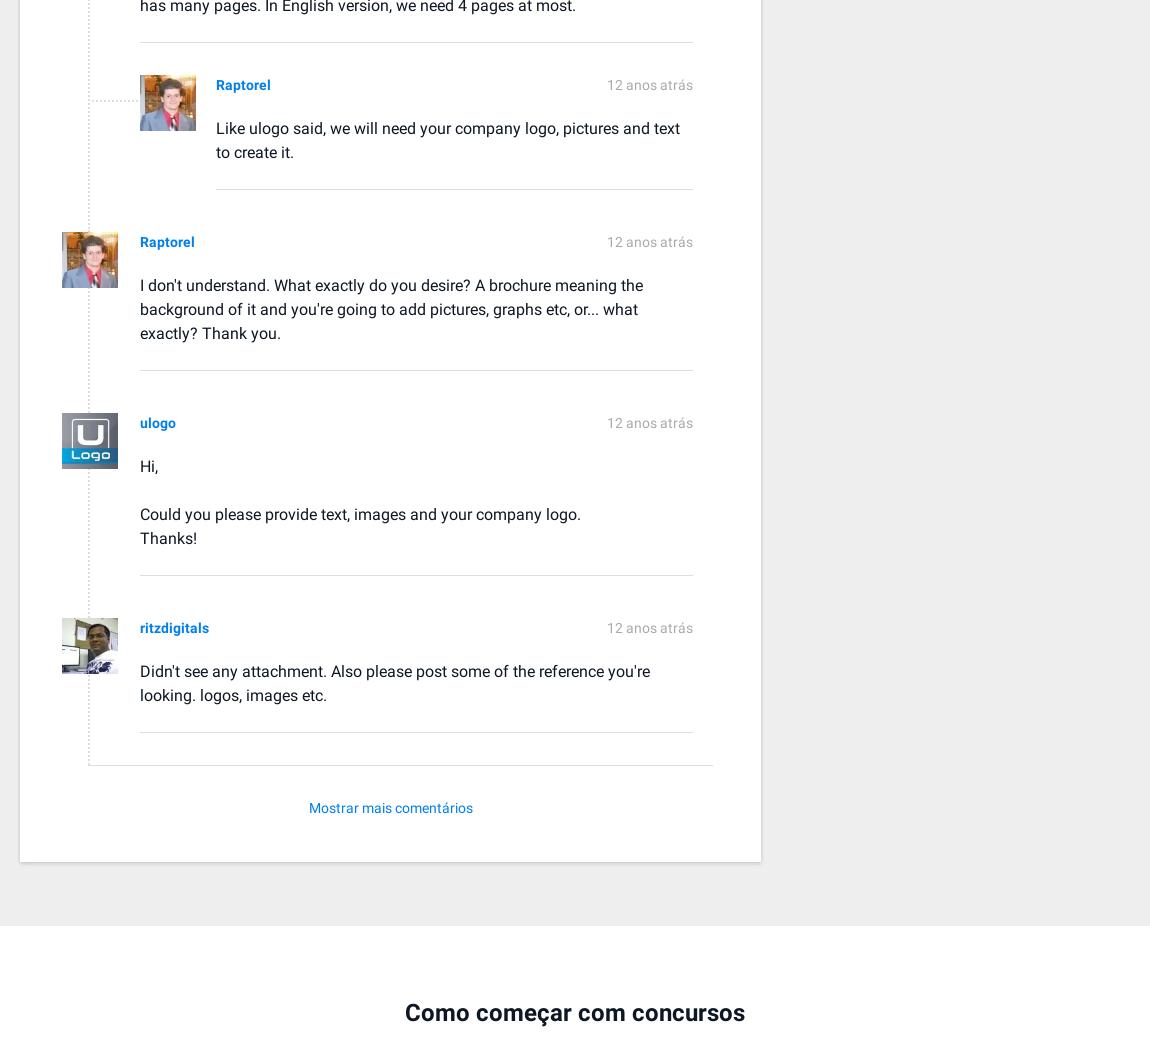 This screenshot has height=1045, width=1150. What do you see at coordinates (138, 512) in the screenshot?
I see `'Could you please provide text, images and your company logo.'` at bounding box center [138, 512].